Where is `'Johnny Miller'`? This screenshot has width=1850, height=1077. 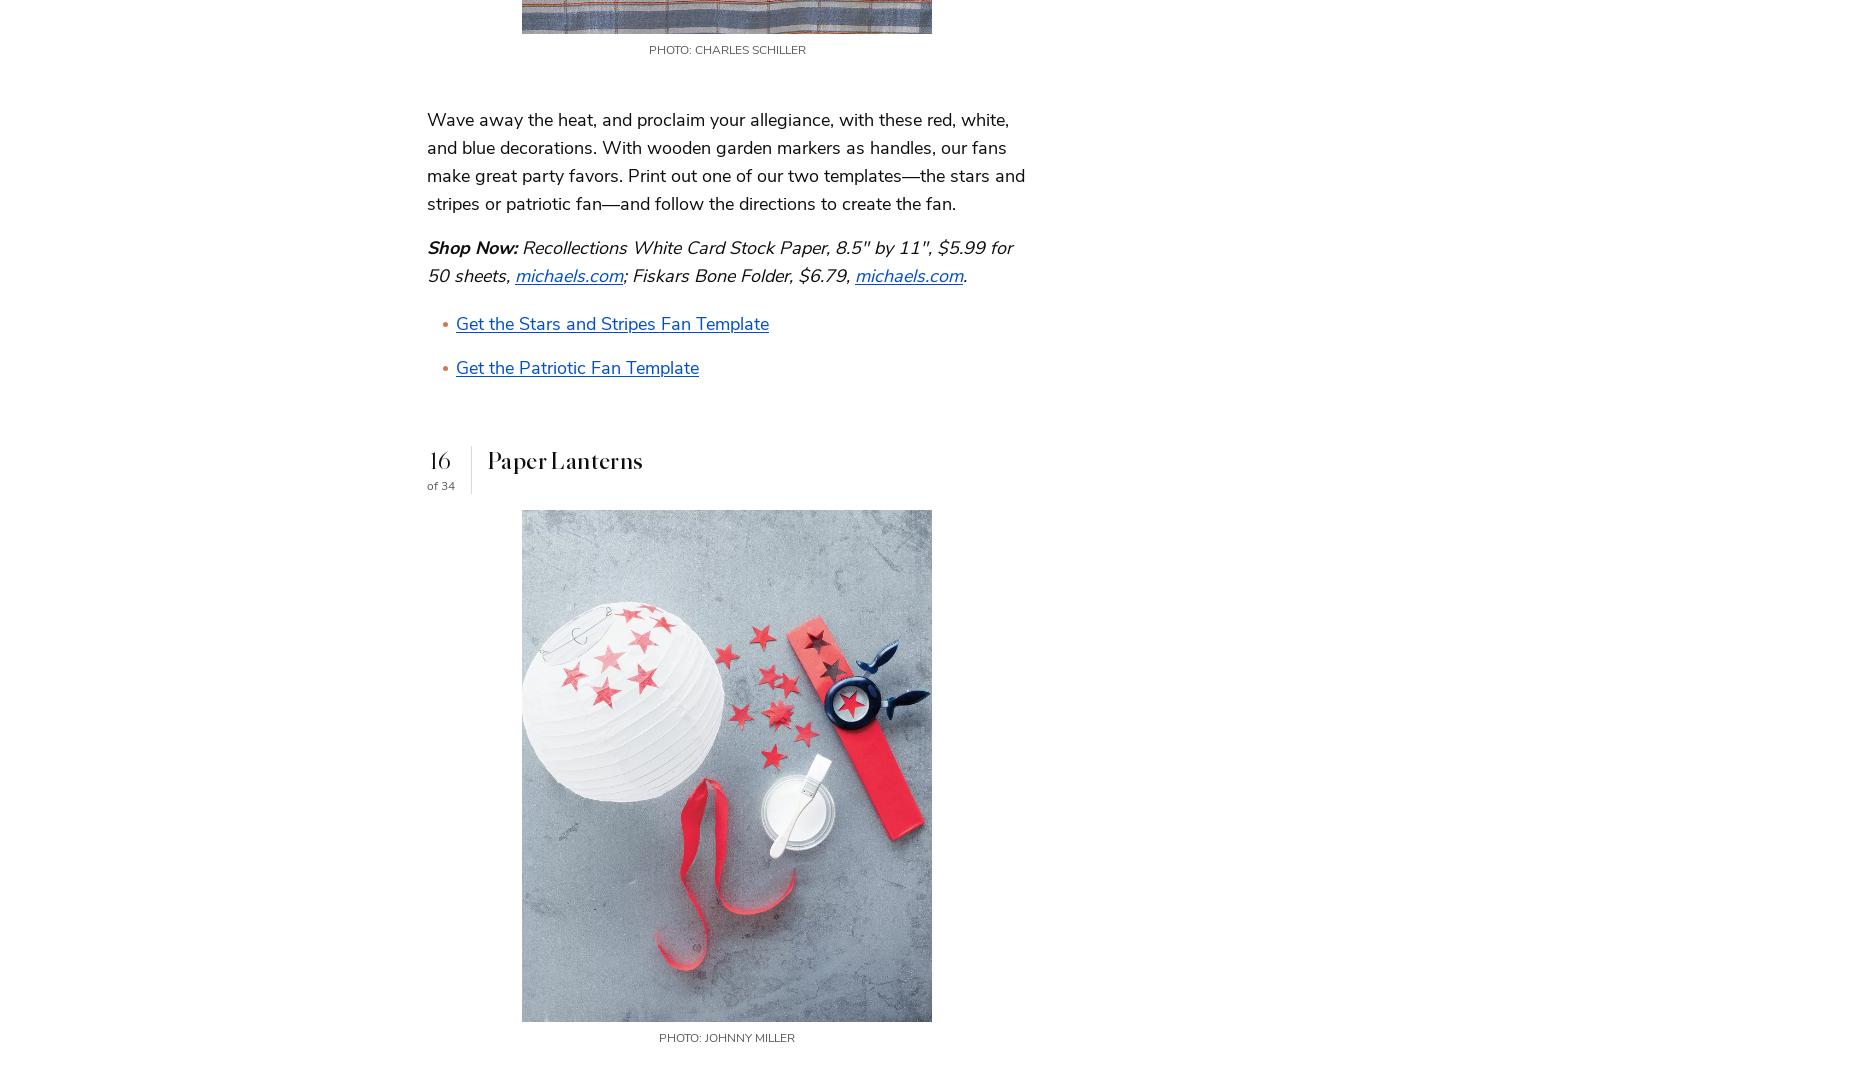 'Johnny Miller' is located at coordinates (749, 1037).